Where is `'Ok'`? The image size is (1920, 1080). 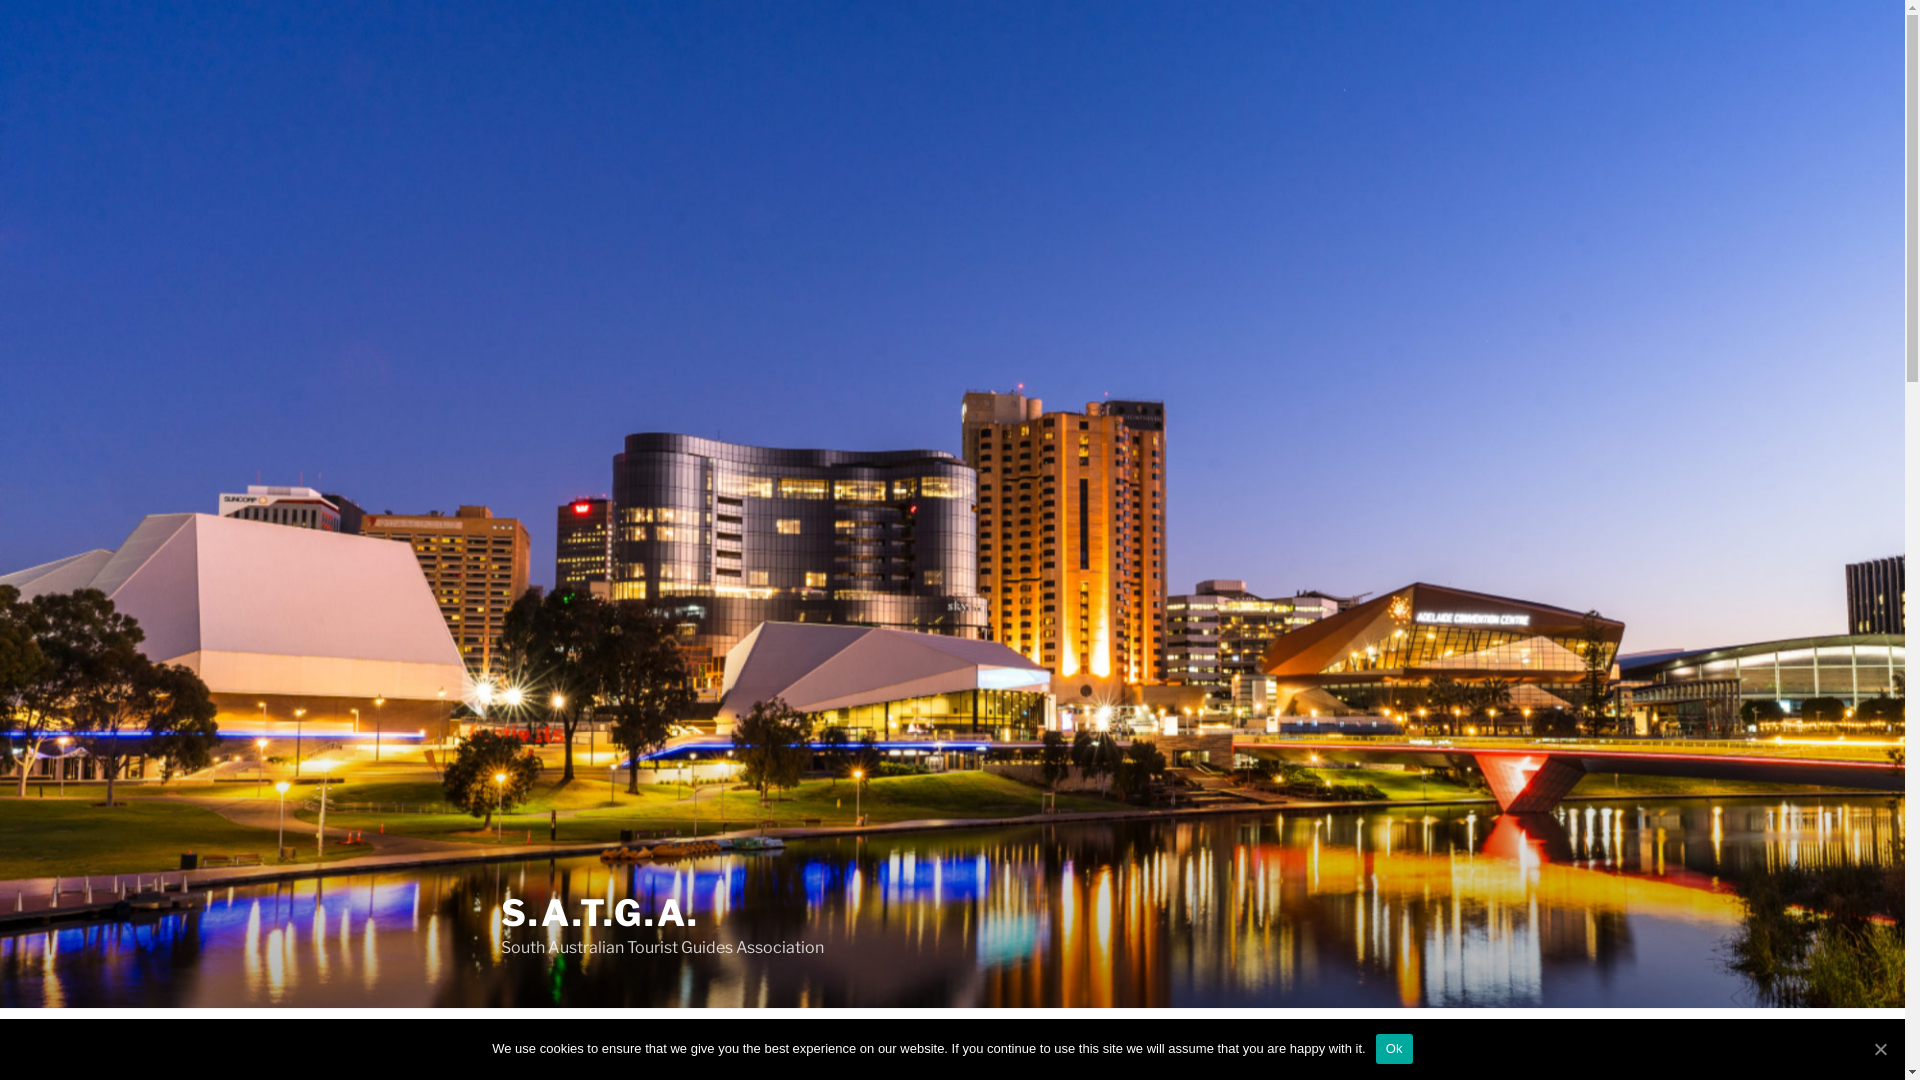 'Ok' is located at coordinates (1375, 1048).